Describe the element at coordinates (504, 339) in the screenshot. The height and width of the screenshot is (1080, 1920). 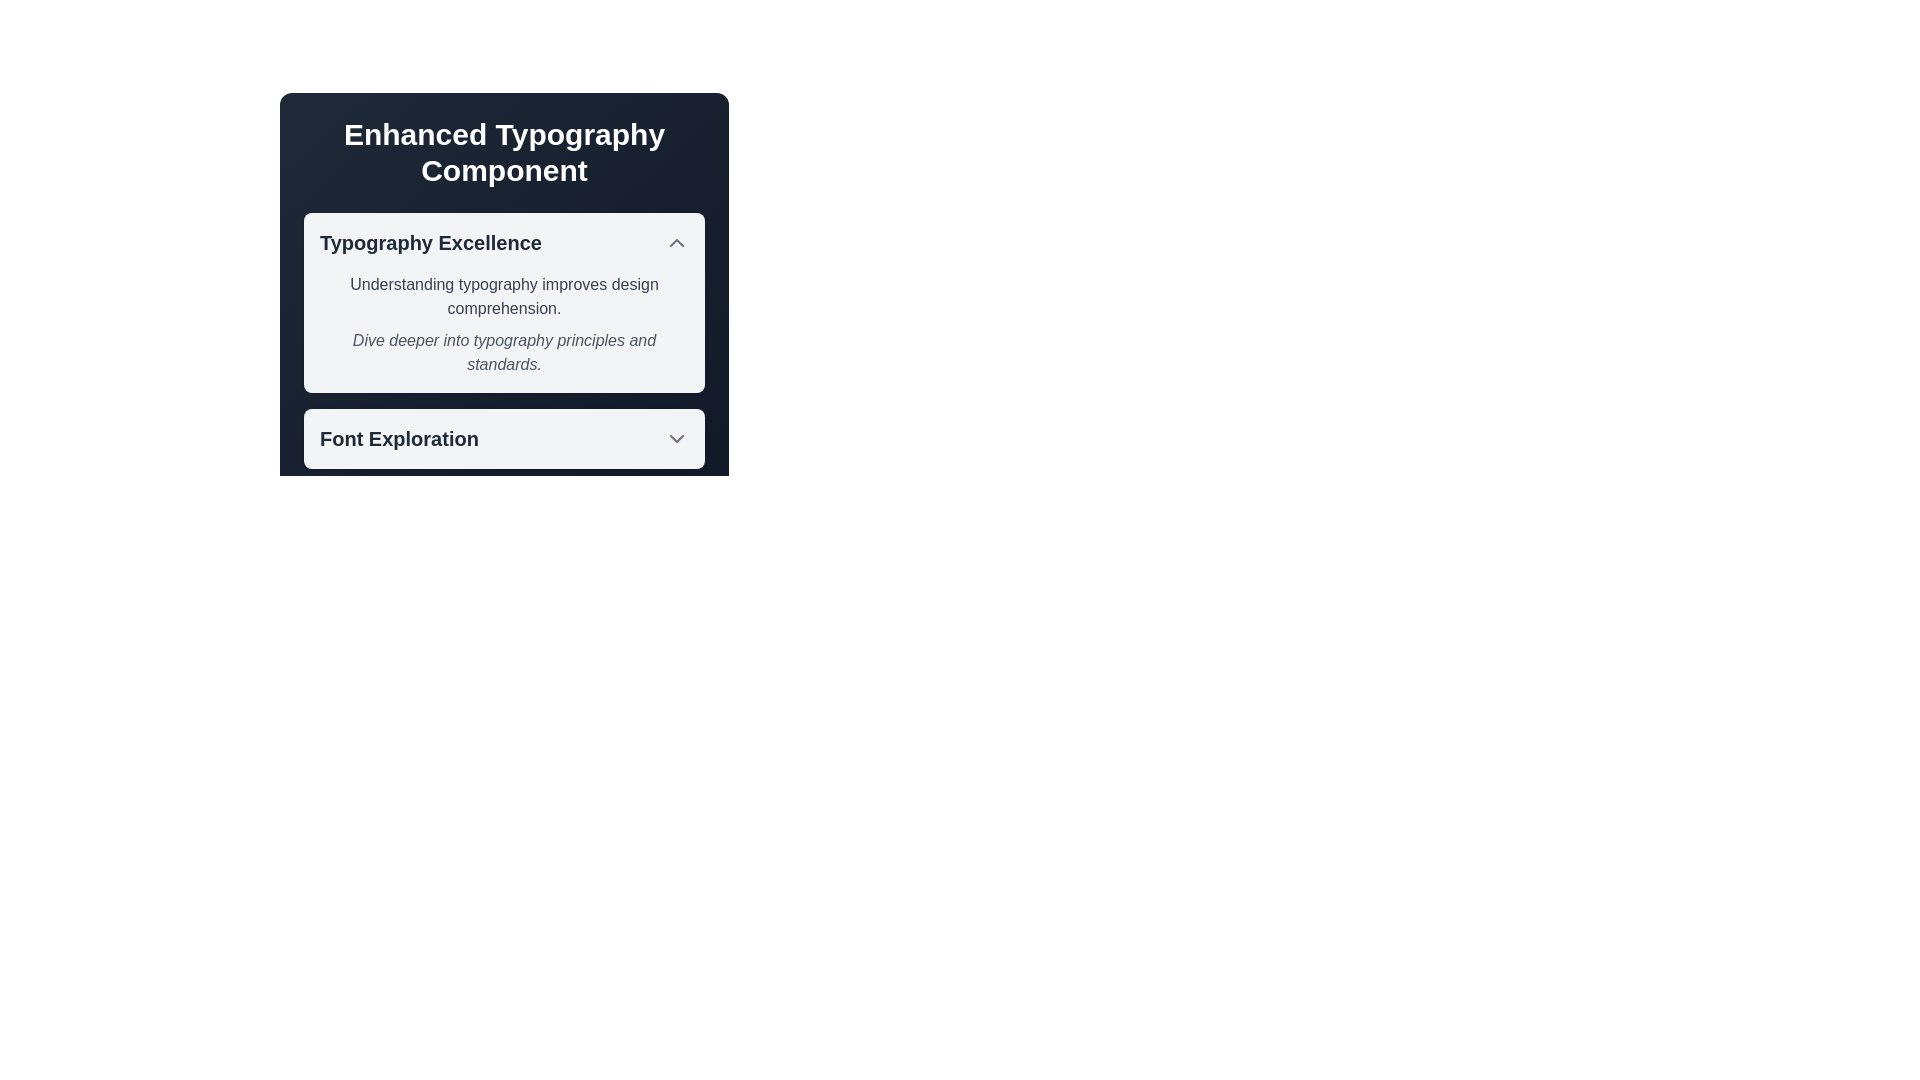
I see `the Informational panel that presents descriptive text for user comprehension, located above the 'Font Exploration' section` at that location.